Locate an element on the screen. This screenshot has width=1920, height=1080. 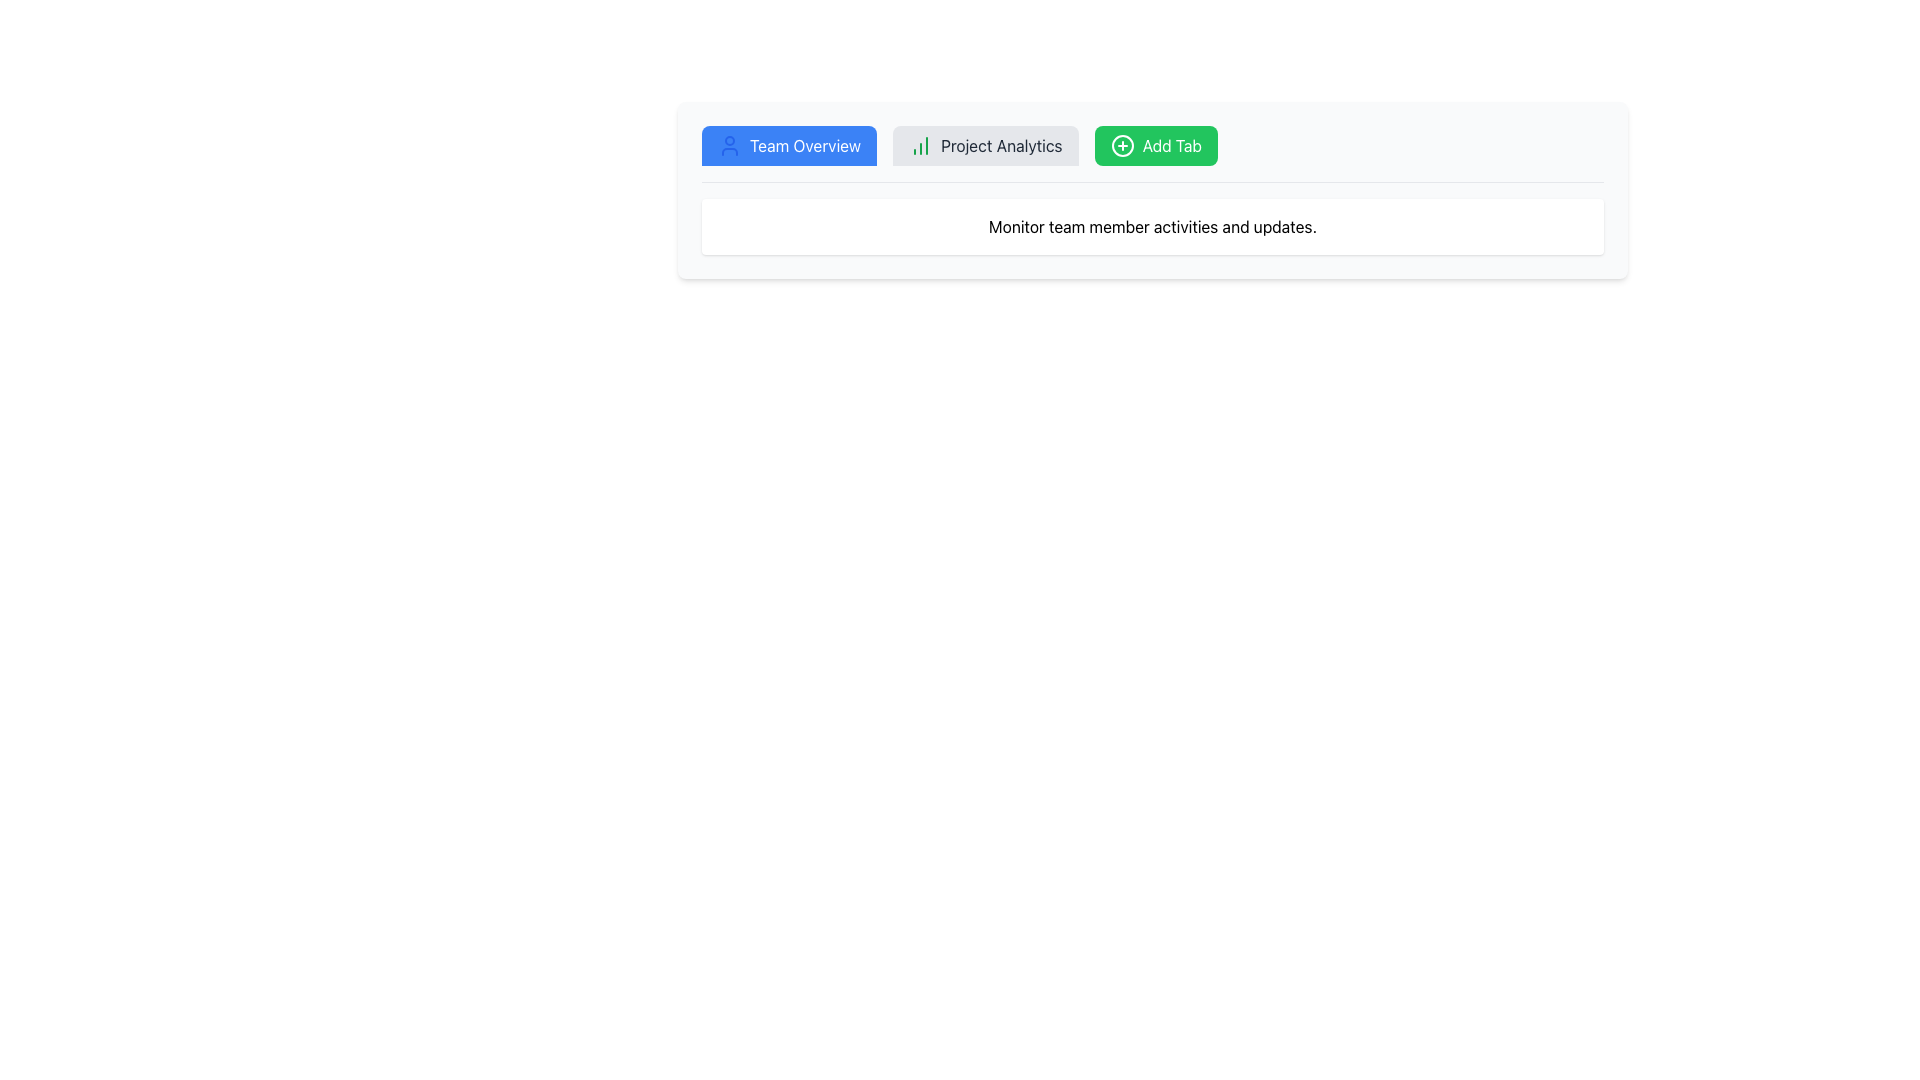
the navigation tab for 'Project Analytics' is located at coordinates (985, 145).